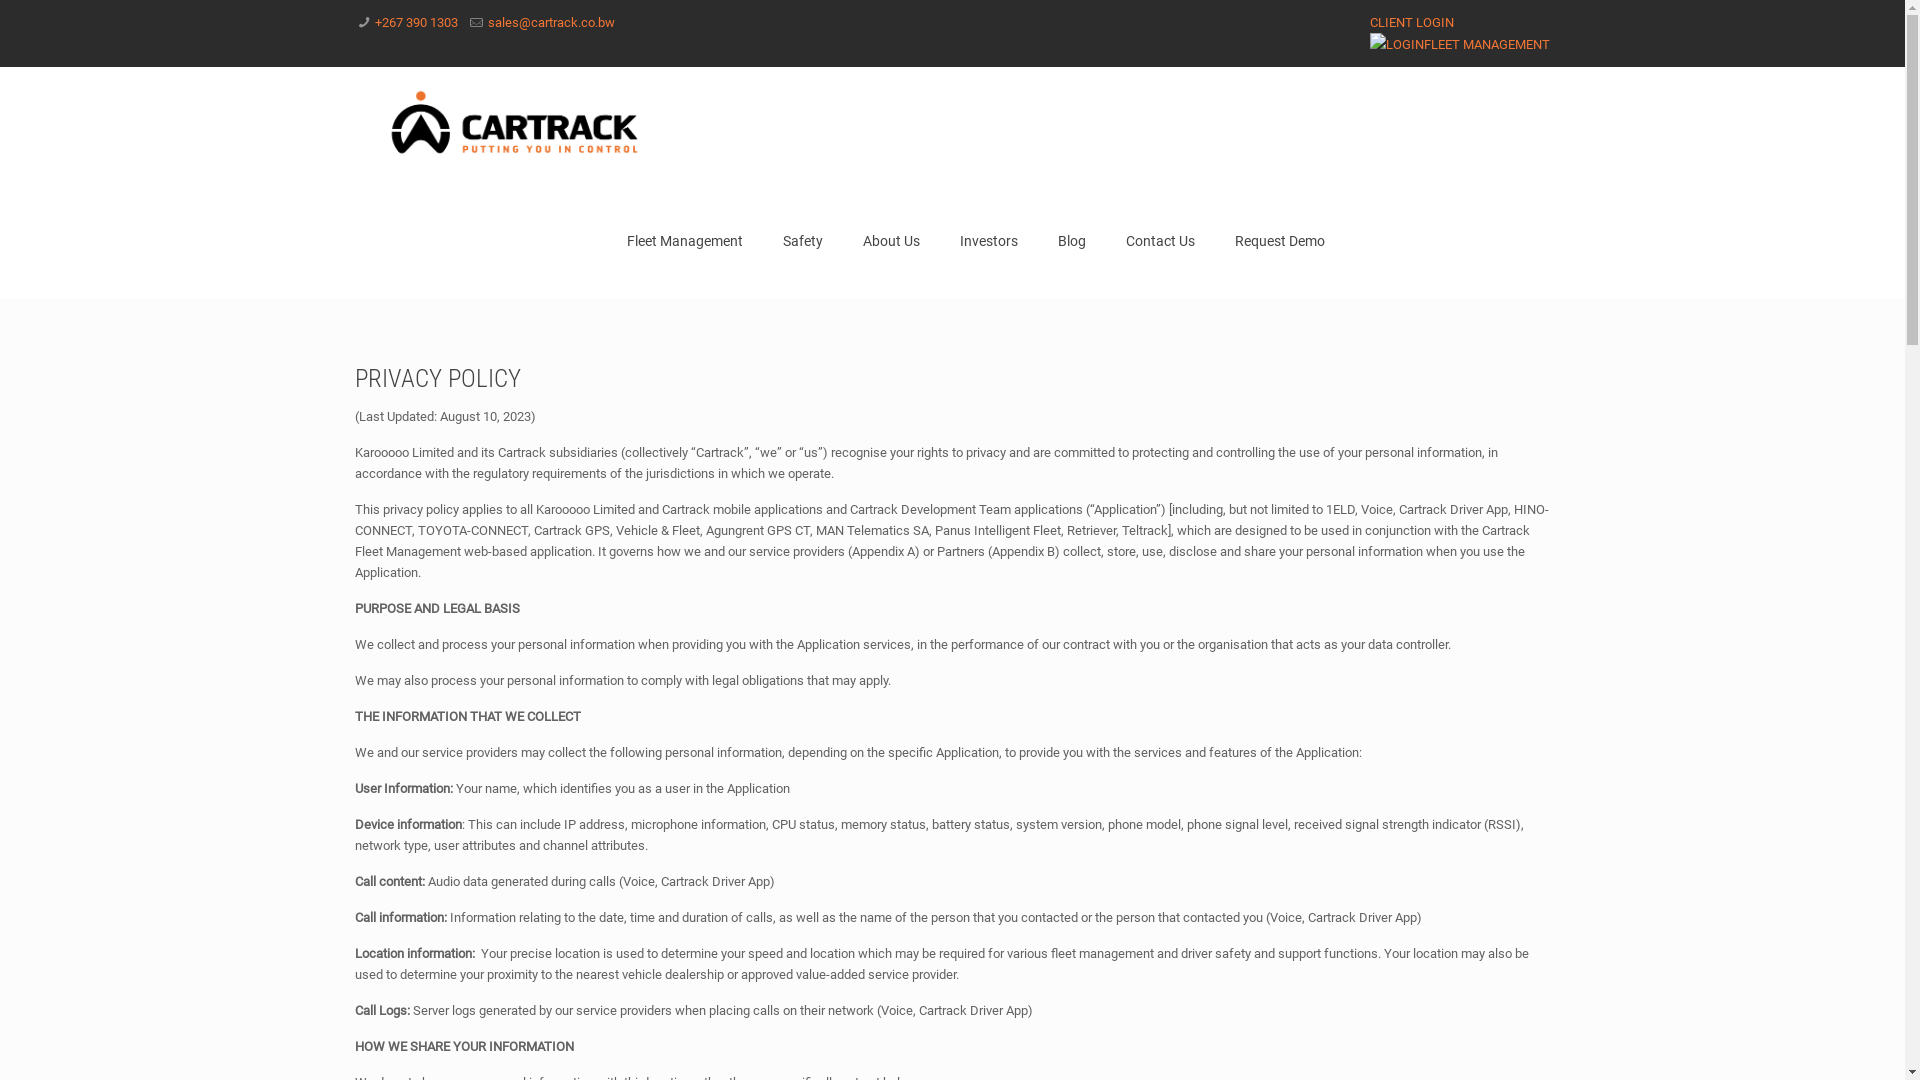 This screenshot has height=1080, width=1920. Describe the element at coordinates (890, 239) in the screenshot. I see `'About Us'` at that location.